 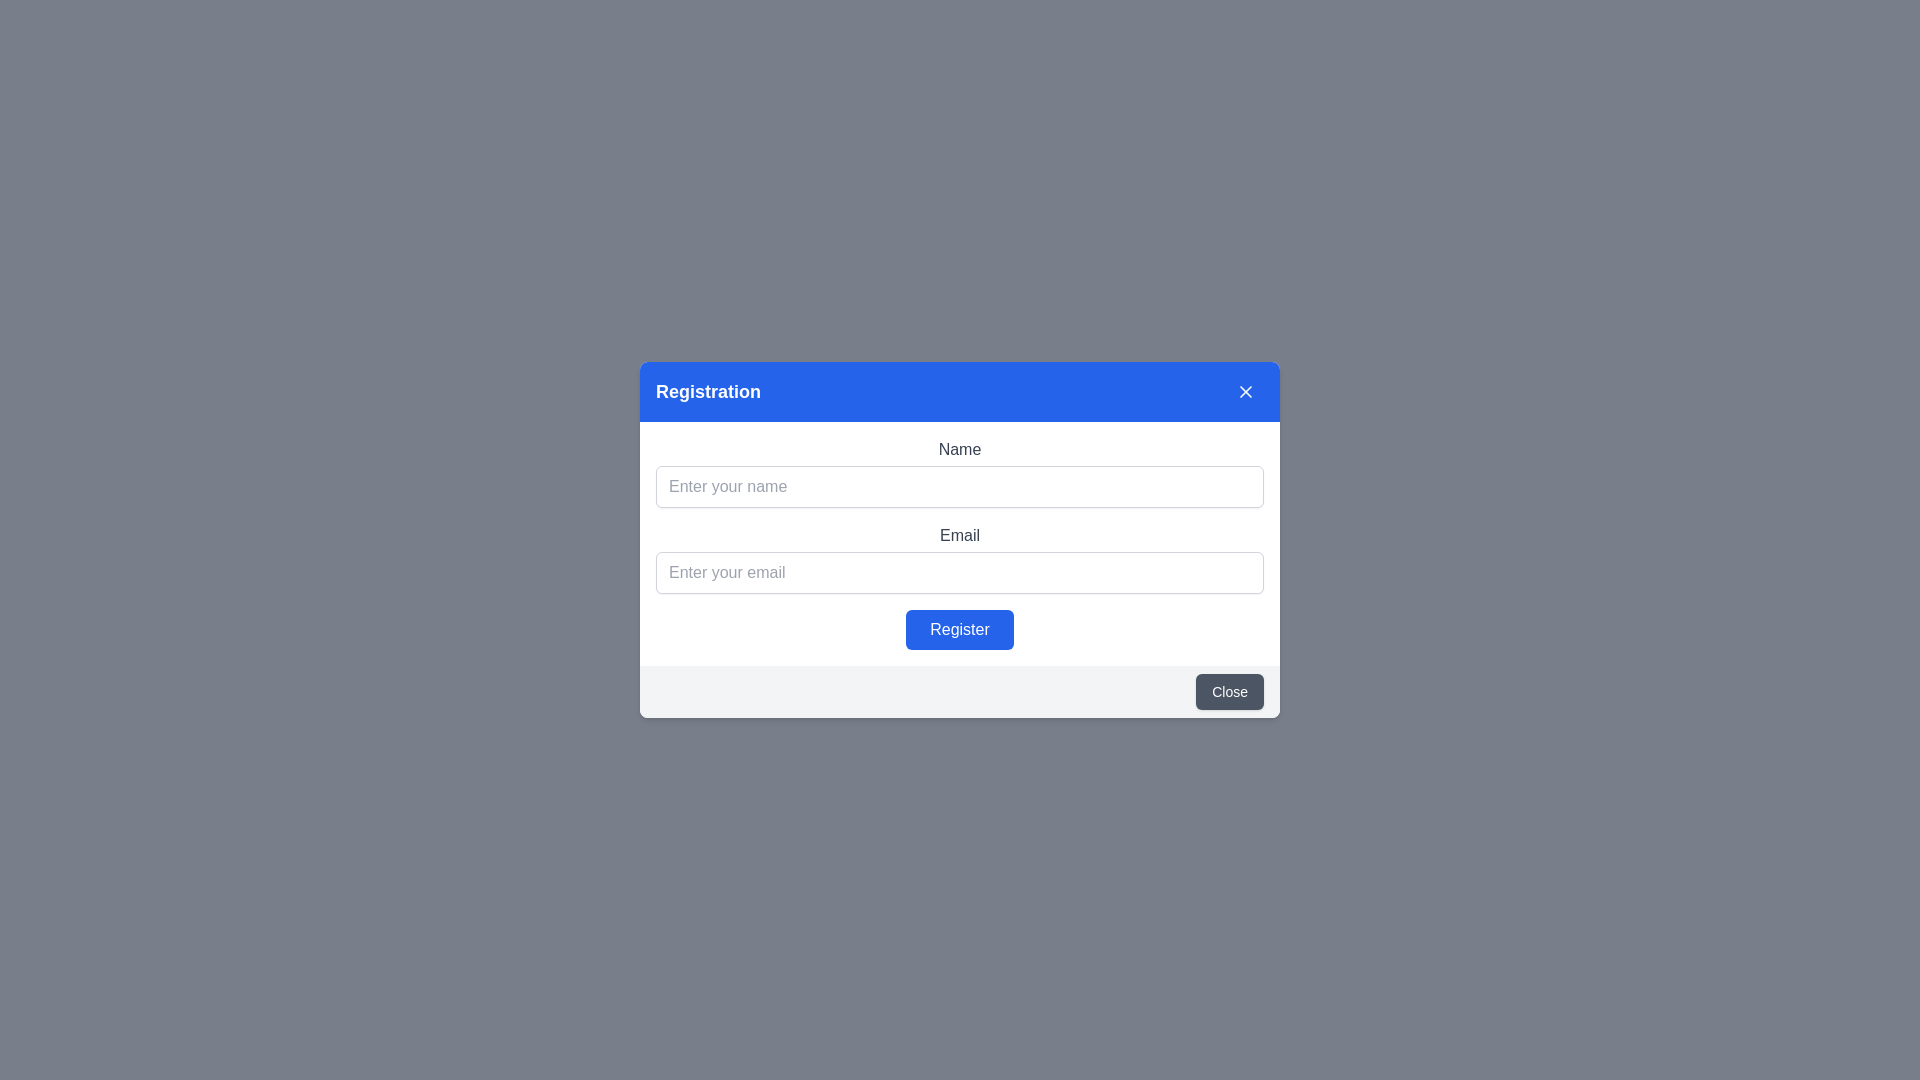 What do you see at coordinates (1244, 392) in the screenshot?
I see `the small icon button with a rounded border and 'X' symbol located in the top-right corner of the dialog box` at bounding box center [1244, 392].